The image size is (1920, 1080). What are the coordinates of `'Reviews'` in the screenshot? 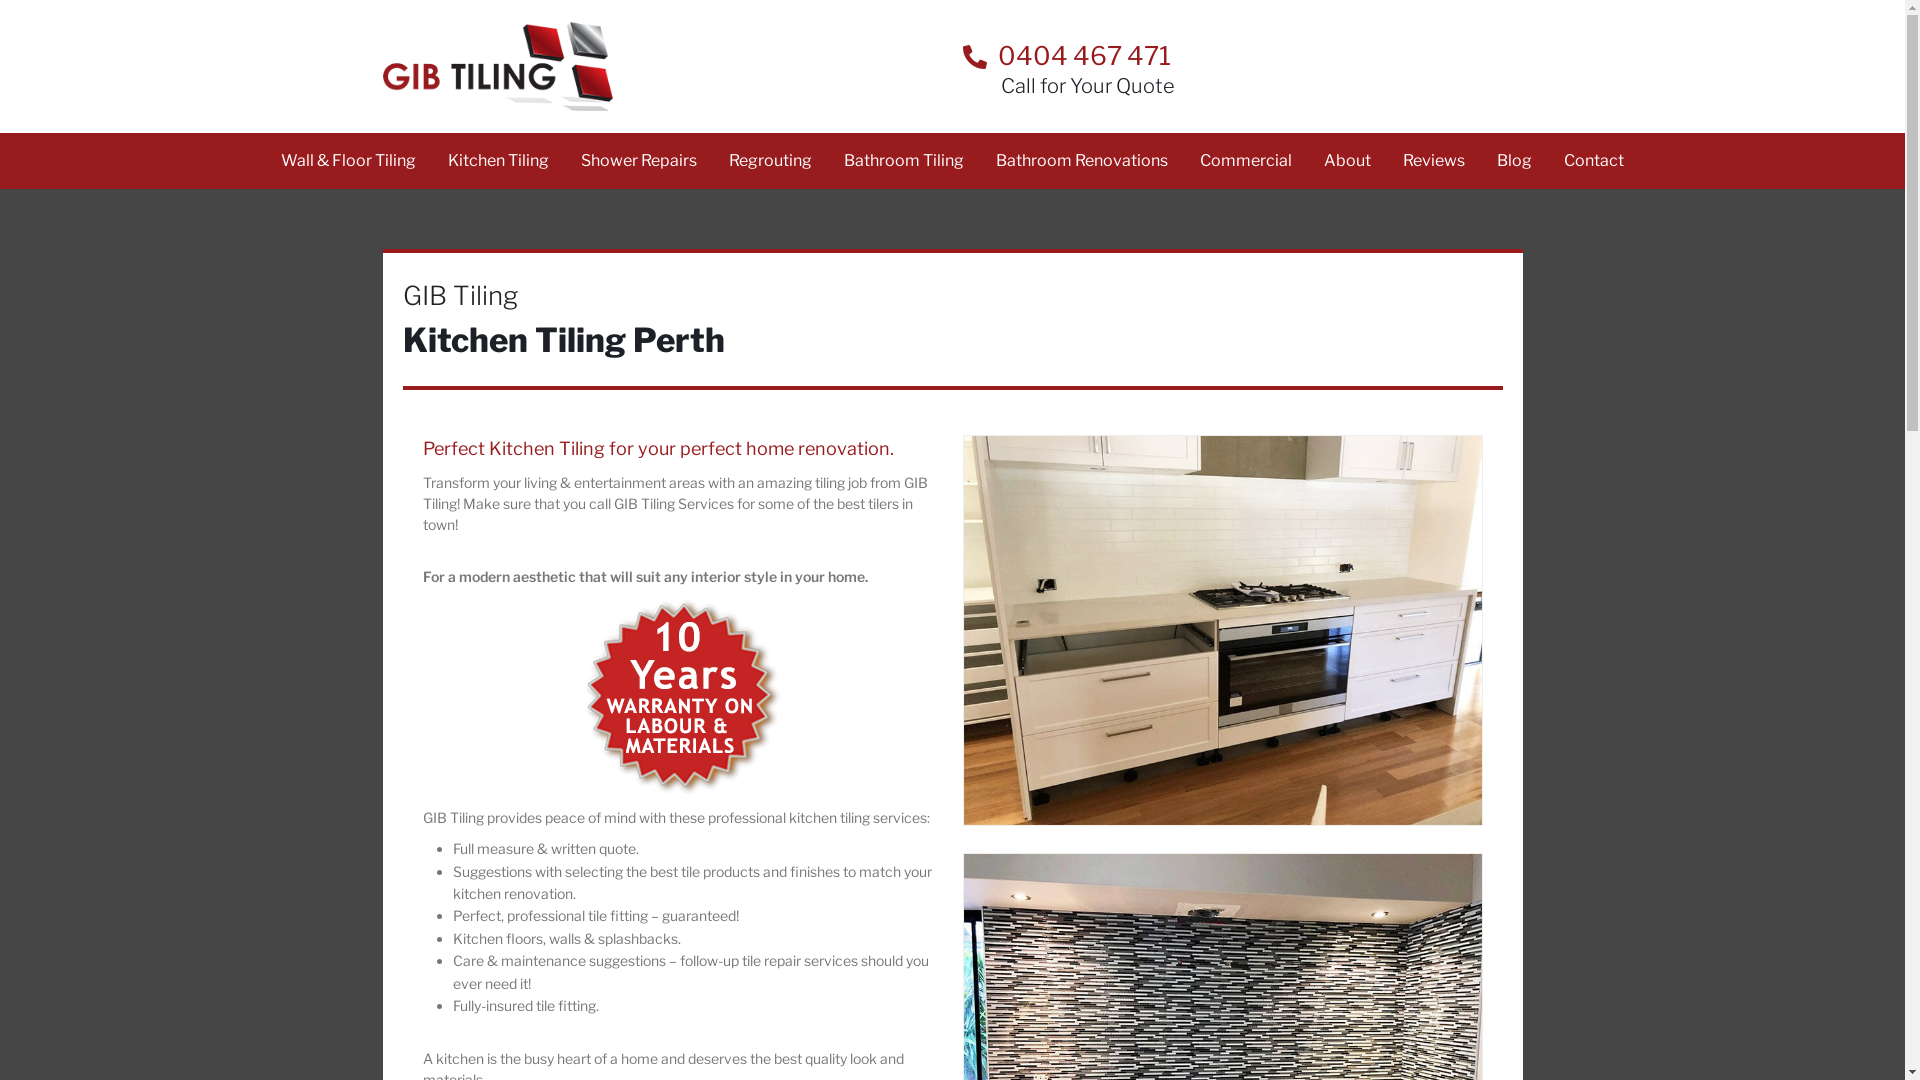 It's located at (1433, 160).